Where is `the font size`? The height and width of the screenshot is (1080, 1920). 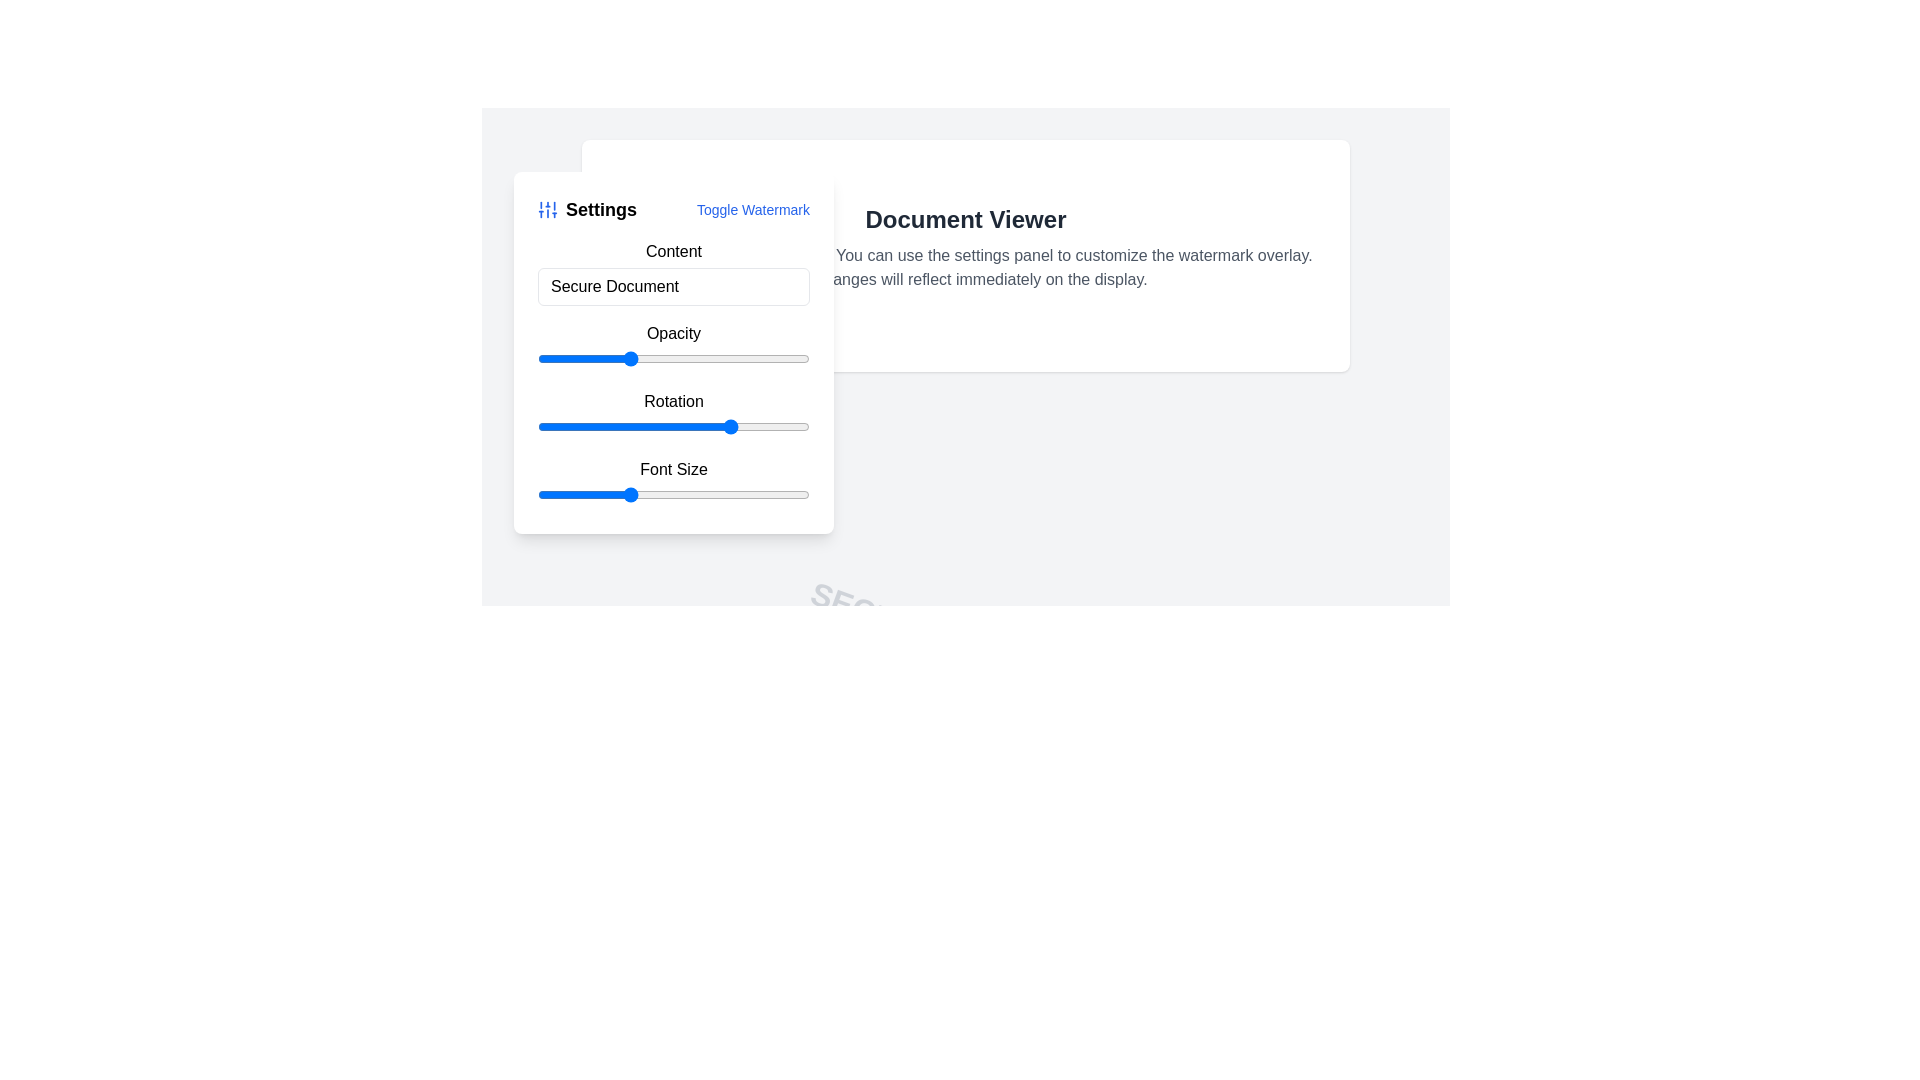
the font size is located at coordinates (622, 494).